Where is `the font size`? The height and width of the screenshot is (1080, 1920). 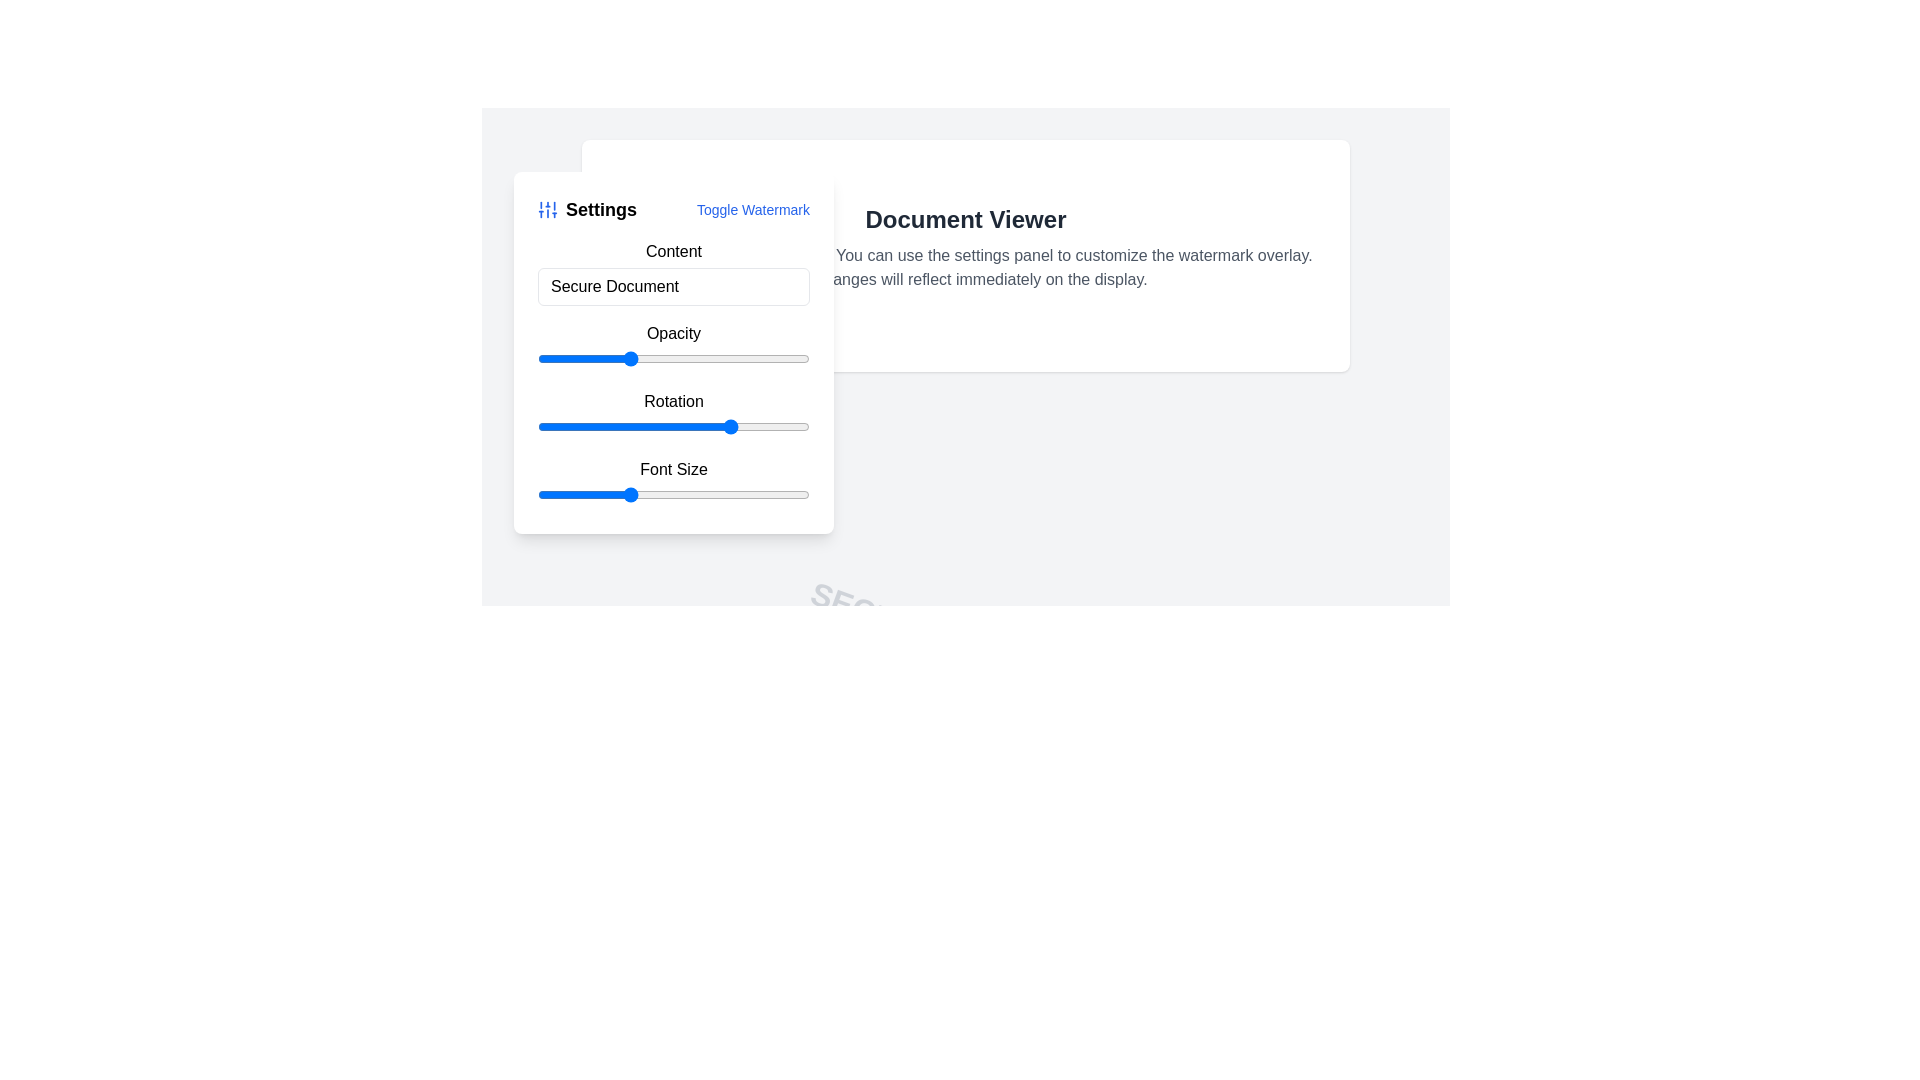
the font size is located at coordinates (622, 494).